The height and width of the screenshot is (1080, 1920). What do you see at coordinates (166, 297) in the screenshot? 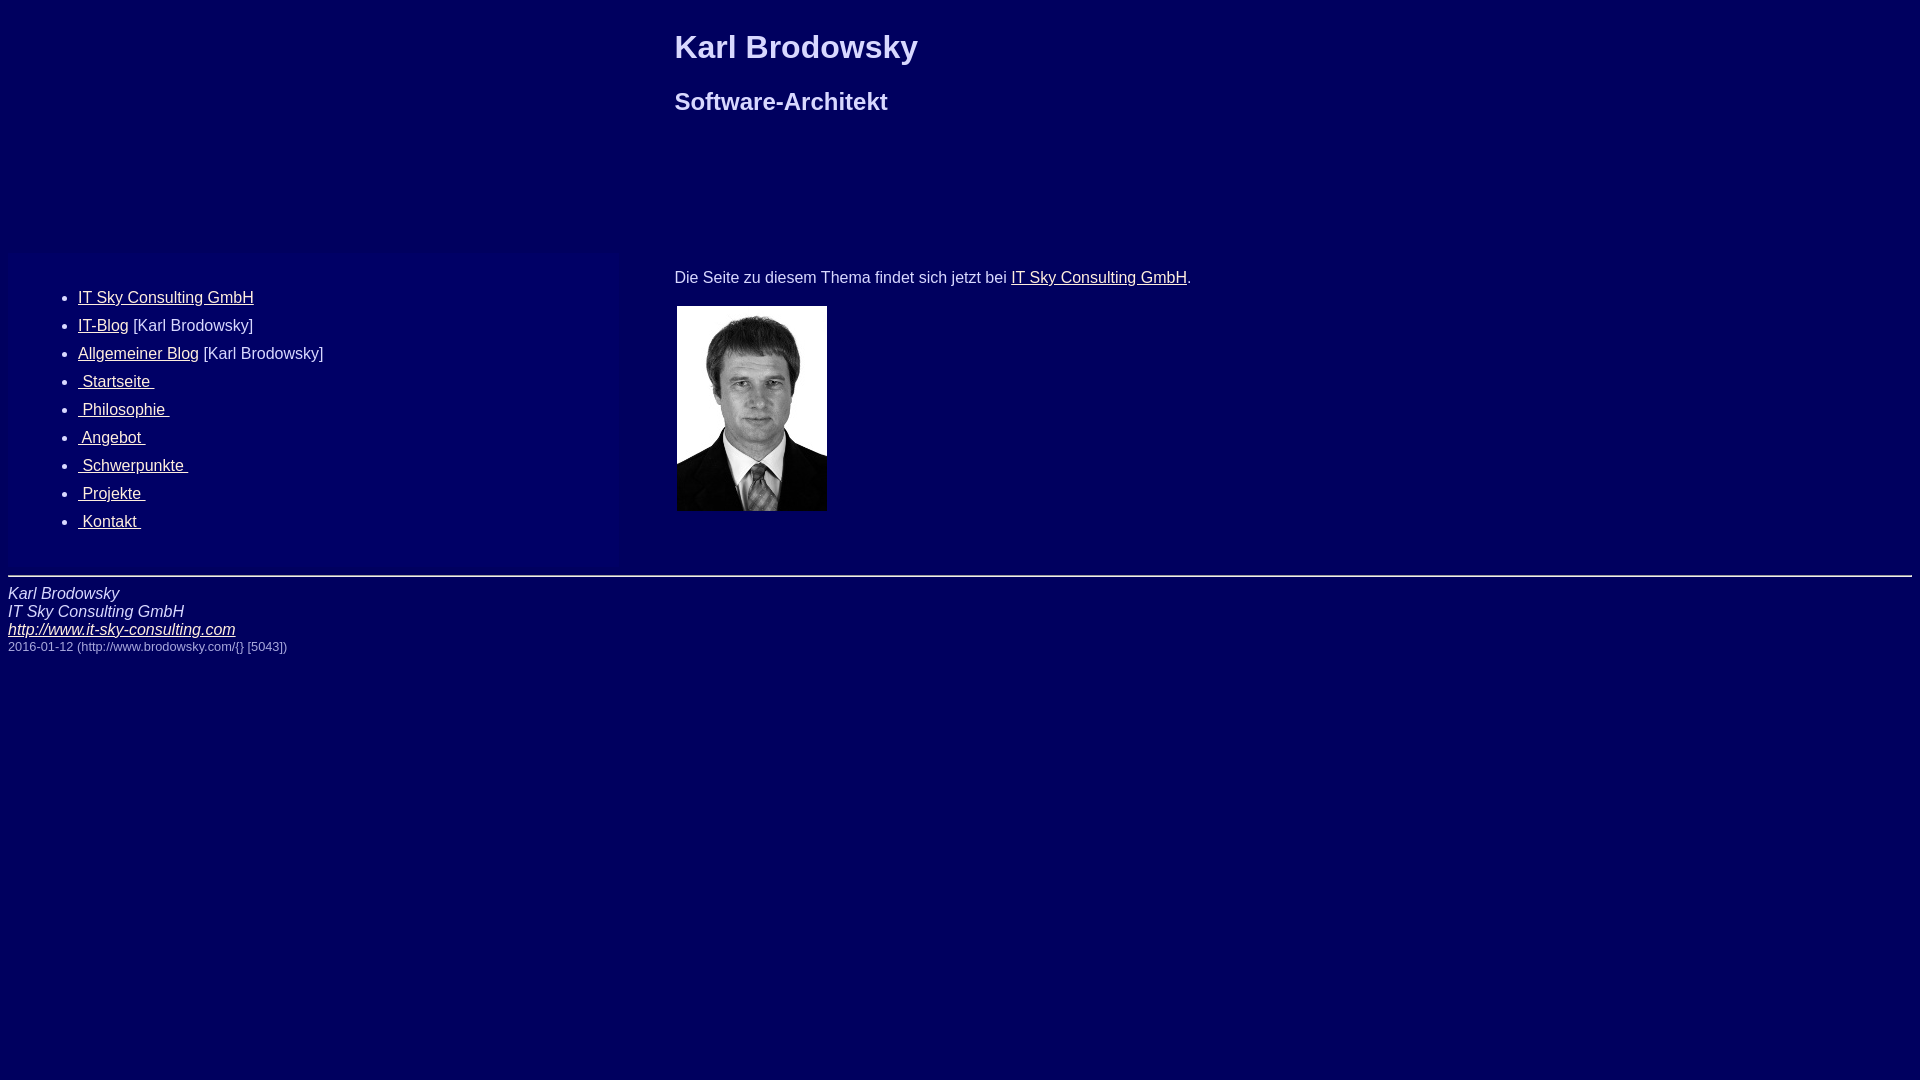
I see `'IT Sky Consulting GmbH'` at bounding box center [166, 297].